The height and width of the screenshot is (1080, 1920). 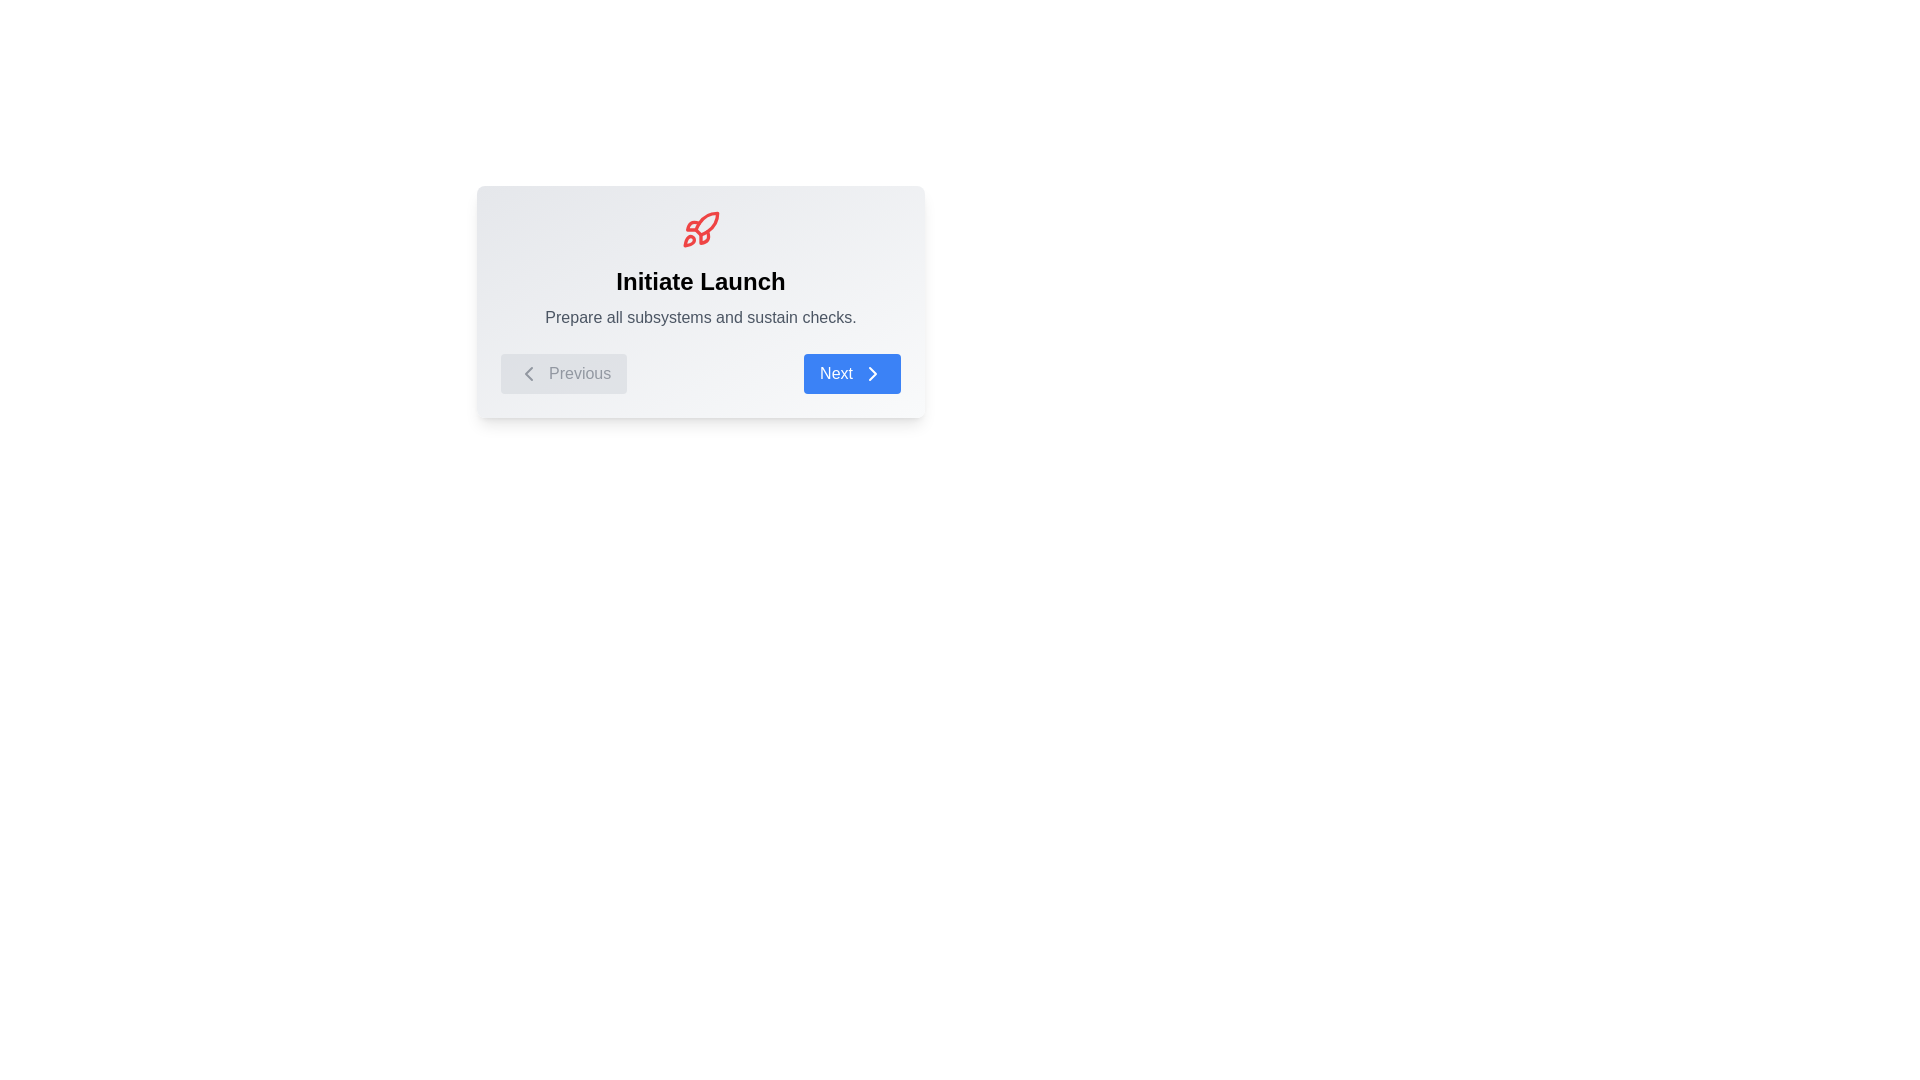 I want to click on the rocket icon to interact with it, so click(x=700, y=229).